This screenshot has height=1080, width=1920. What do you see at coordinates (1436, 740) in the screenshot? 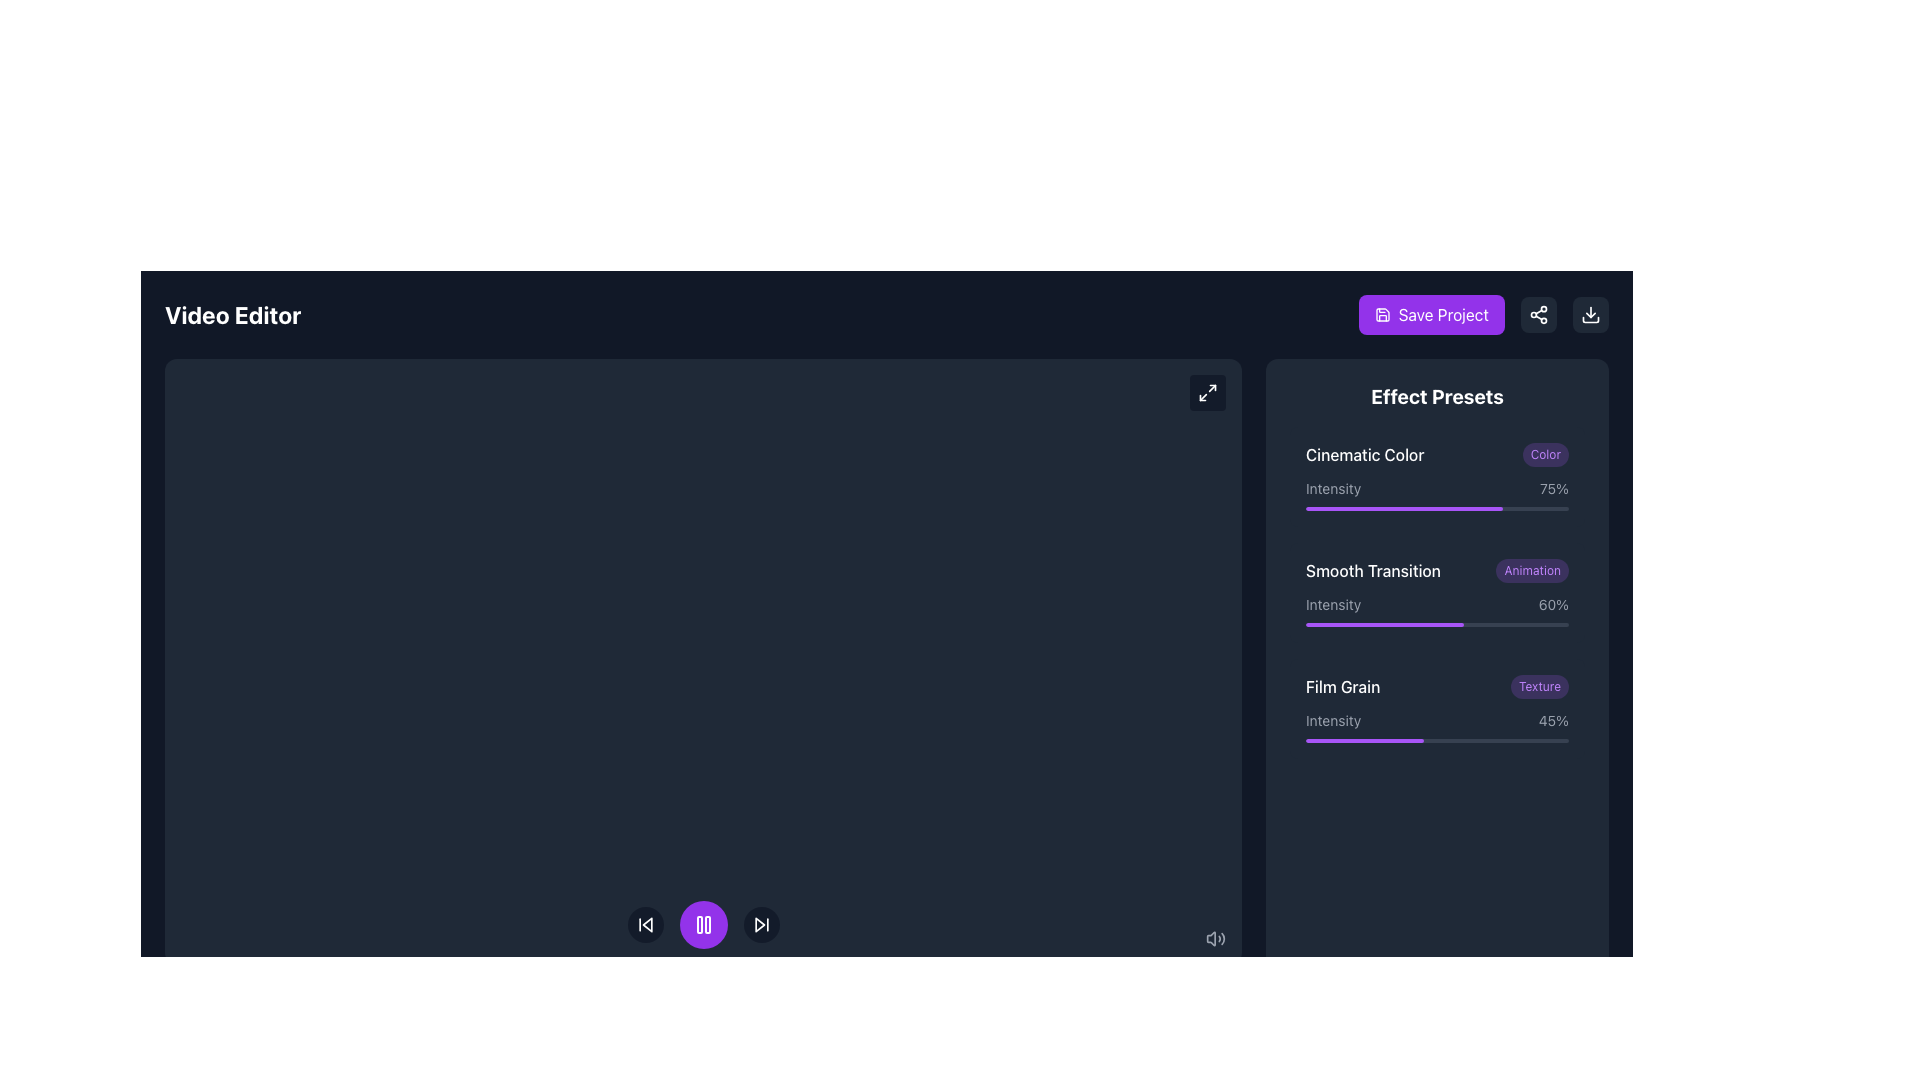
I see `horizontal progress bar representing 45% value in the 'Film Grain' intensity row within the 'Effect Presets' panel` at bounding box center [1436, 740].